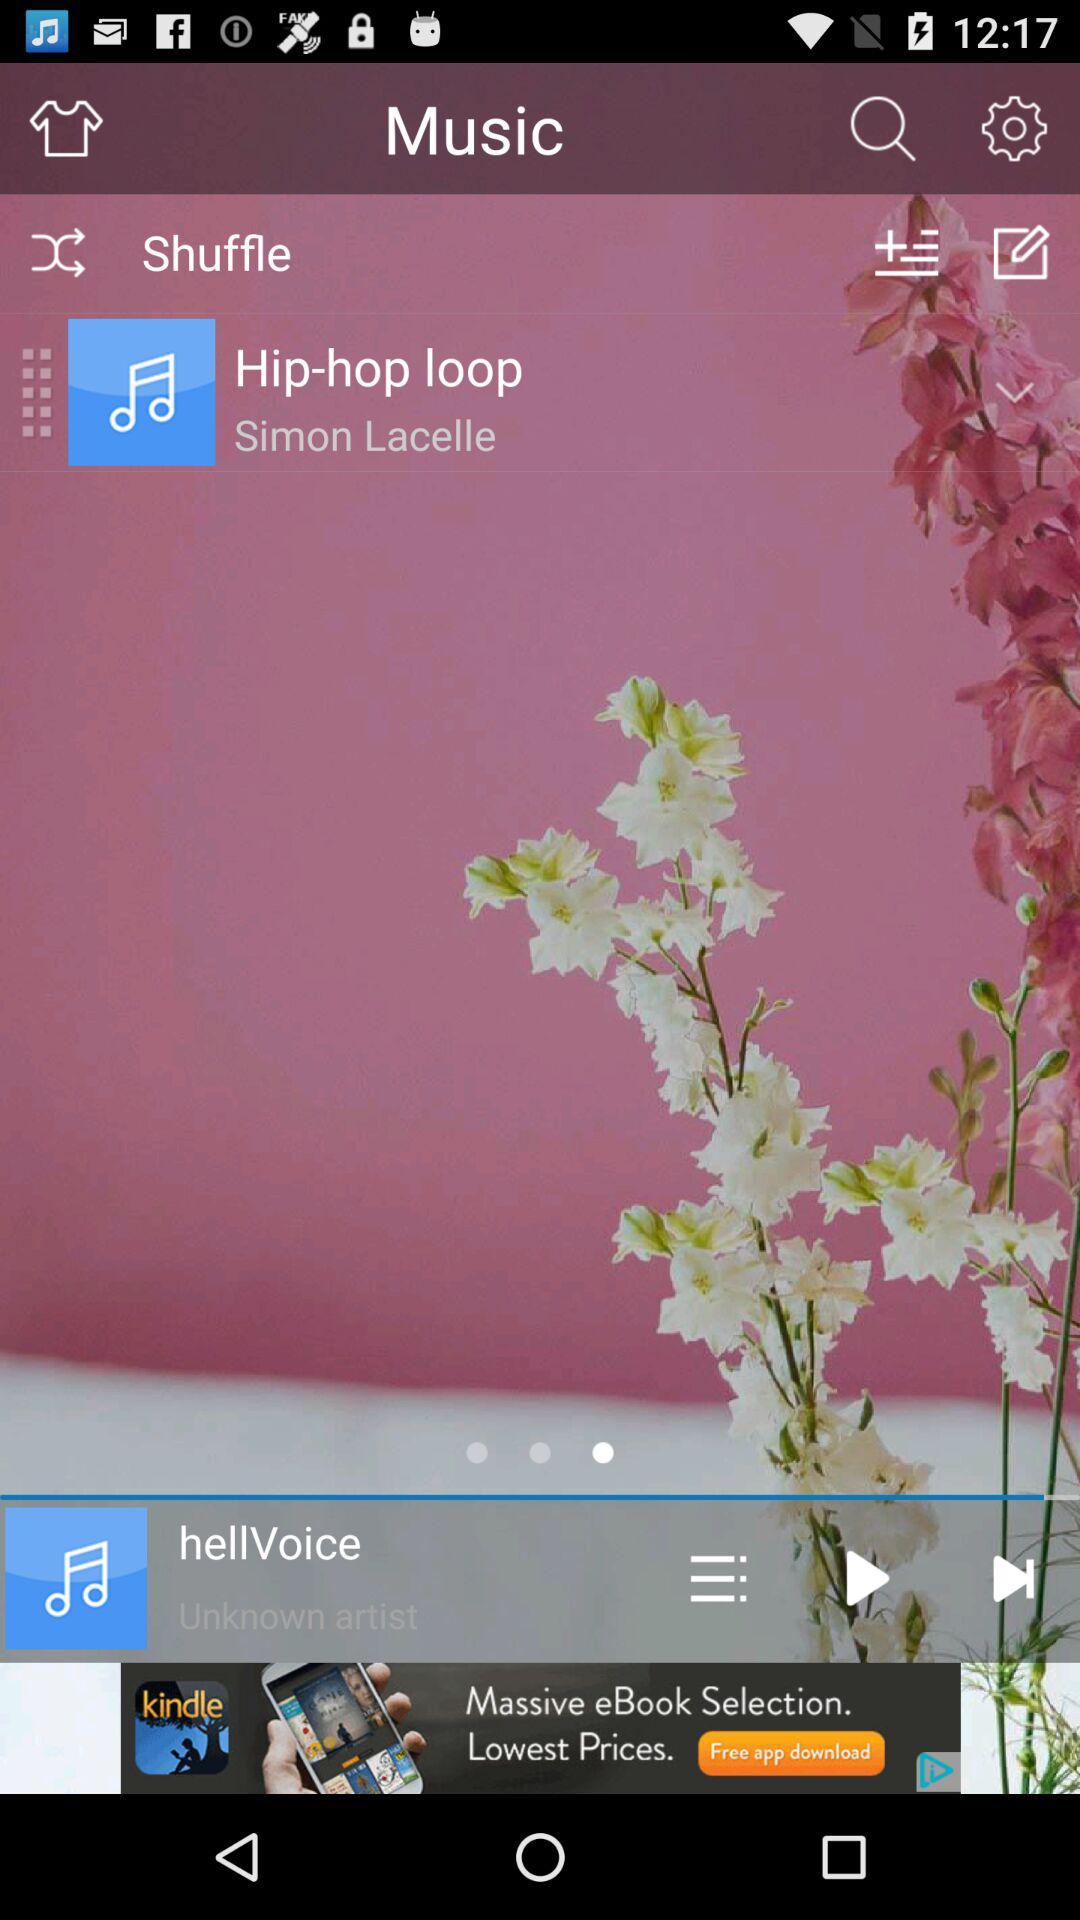 The height and width of the screenshot is (1920, 1080). What do you see at coordinates (1012, 1688) in the screenshot?
I see `the skip_next icon` at bounding box center [1012, 1688].